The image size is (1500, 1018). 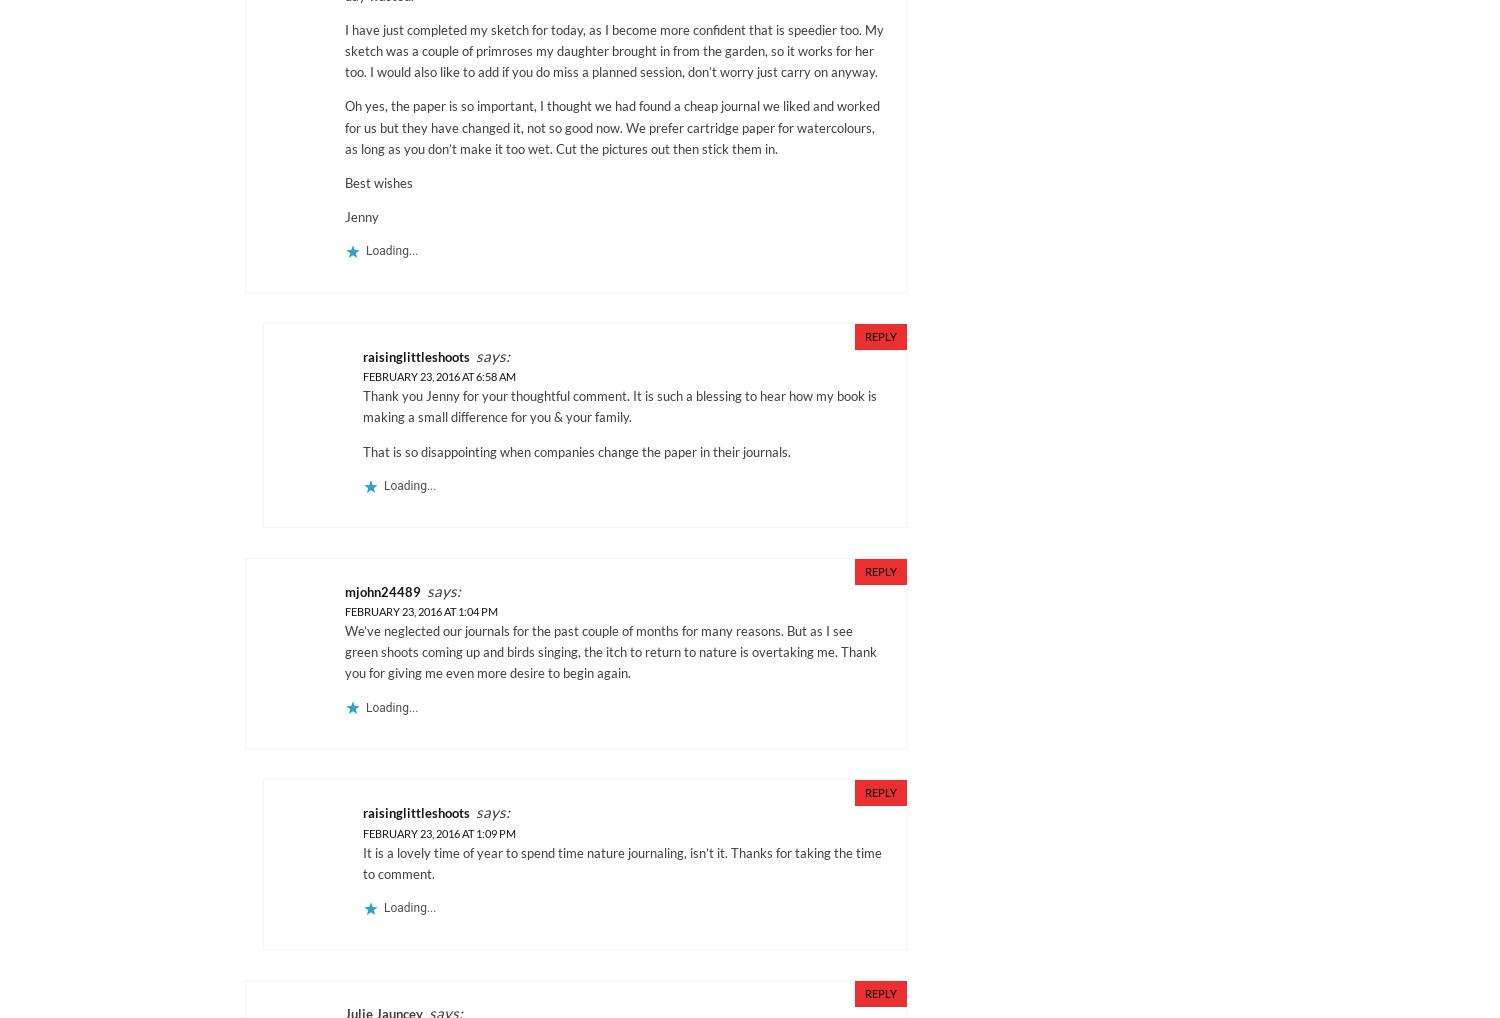 What do you see at coordinates (438, 831) in the screenshot?
I see `'February 23, 2016 at 1:09 pm'` at bounding box center [438, 831].